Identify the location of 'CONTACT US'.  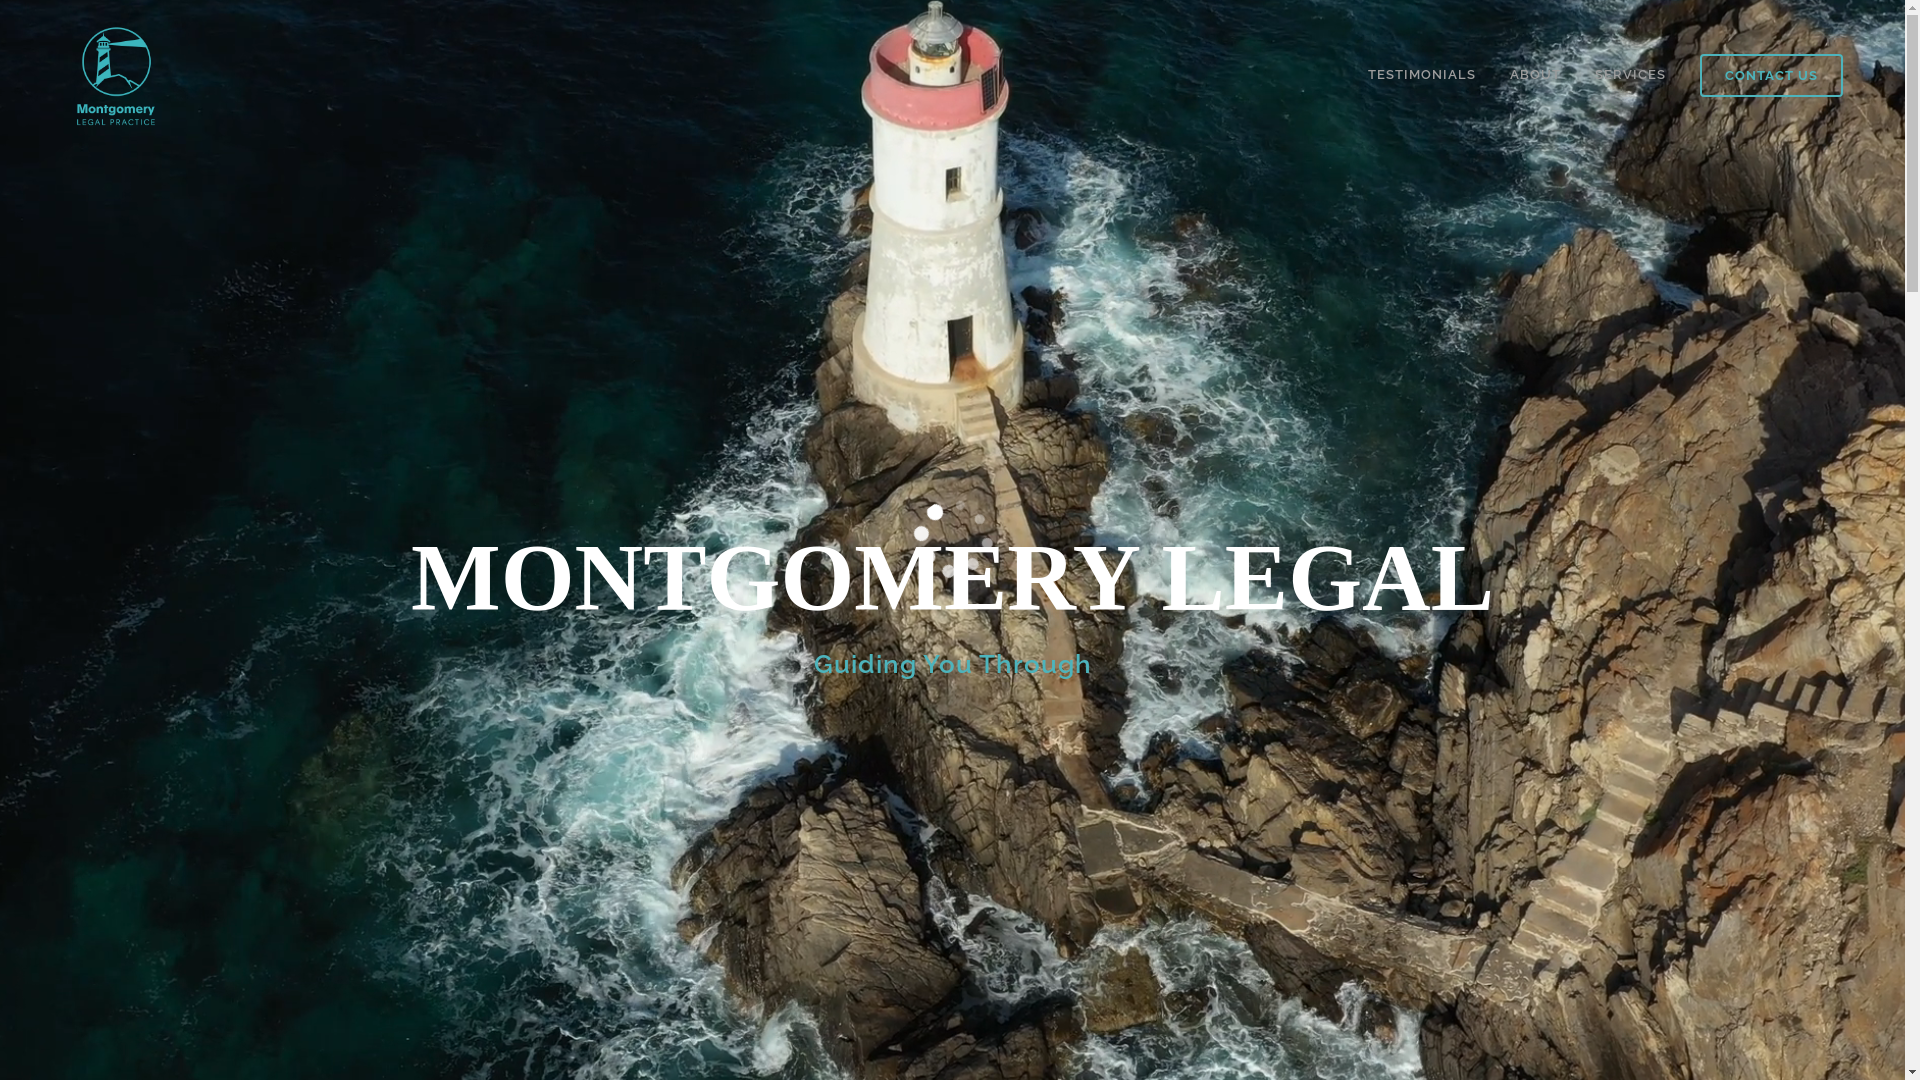
(1771, 74).